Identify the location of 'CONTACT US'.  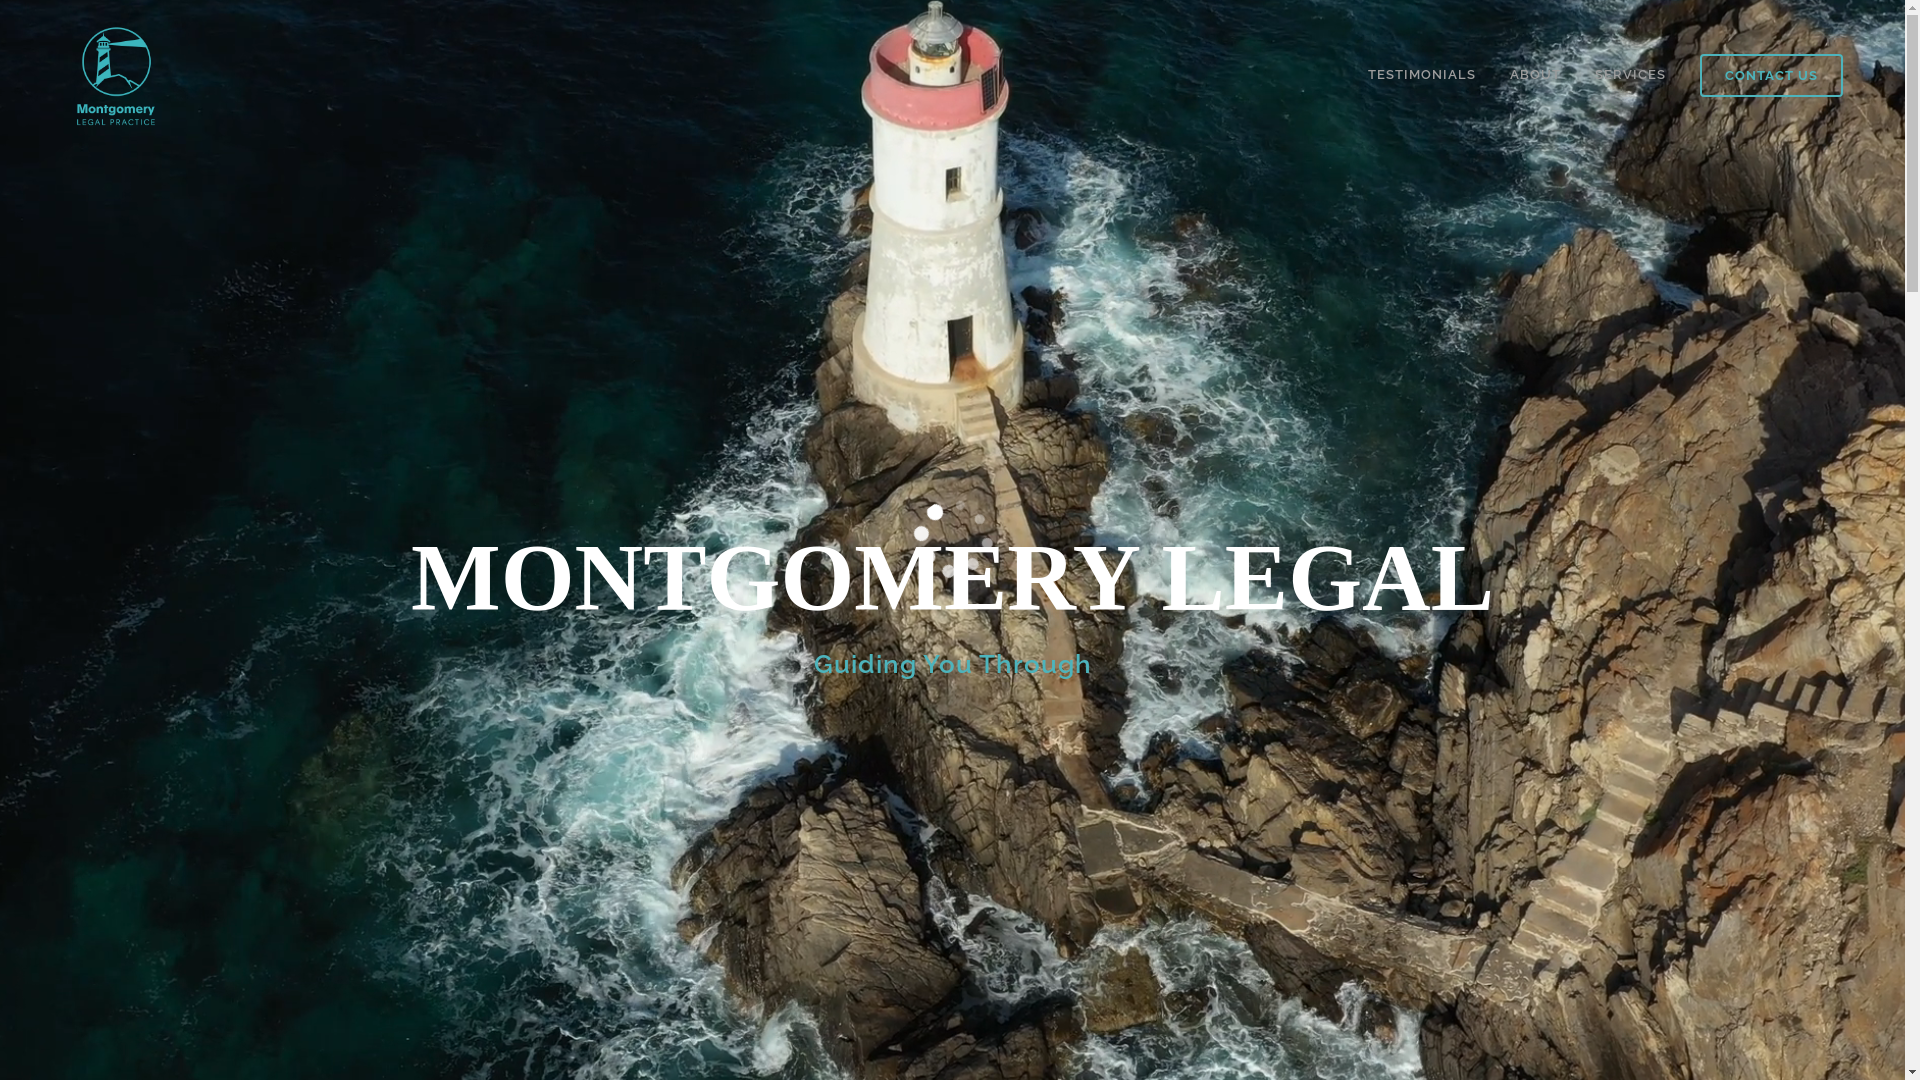
(1771, 74).